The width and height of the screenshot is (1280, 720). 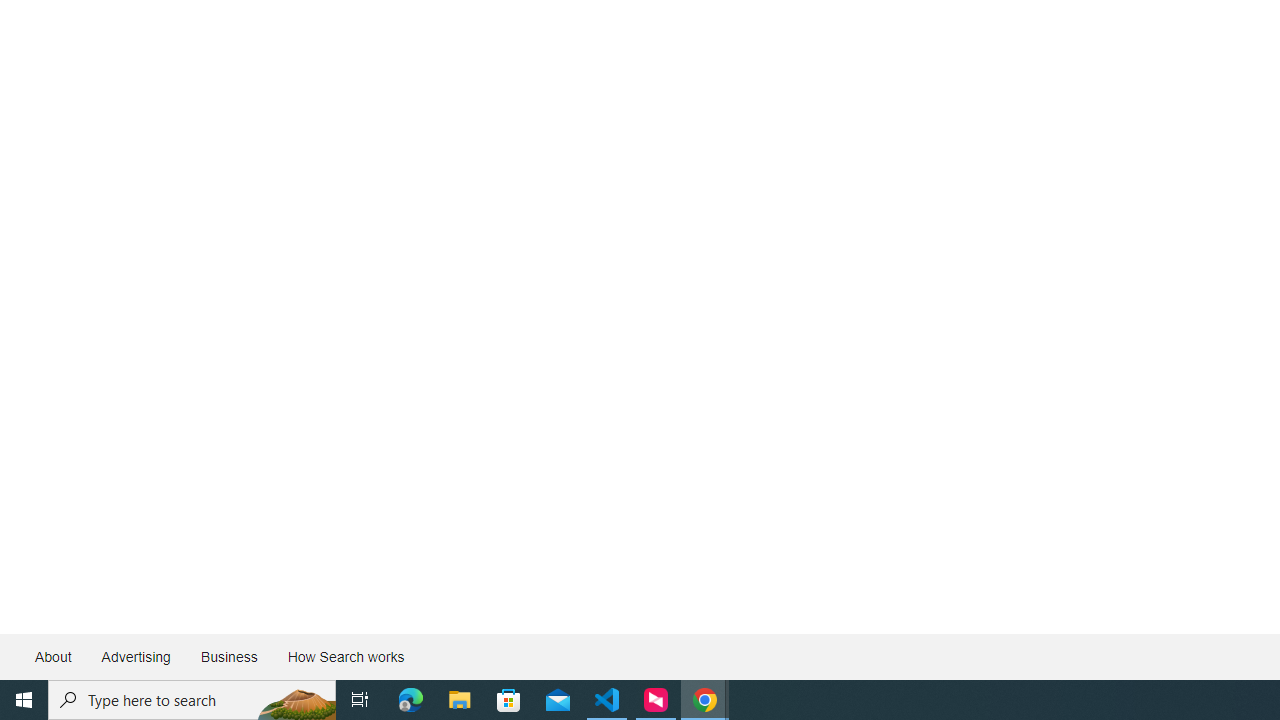 What do you see at coordinates (229, 657) in the screenshot?
I see `'Business'` at bounding box center [229, 657].